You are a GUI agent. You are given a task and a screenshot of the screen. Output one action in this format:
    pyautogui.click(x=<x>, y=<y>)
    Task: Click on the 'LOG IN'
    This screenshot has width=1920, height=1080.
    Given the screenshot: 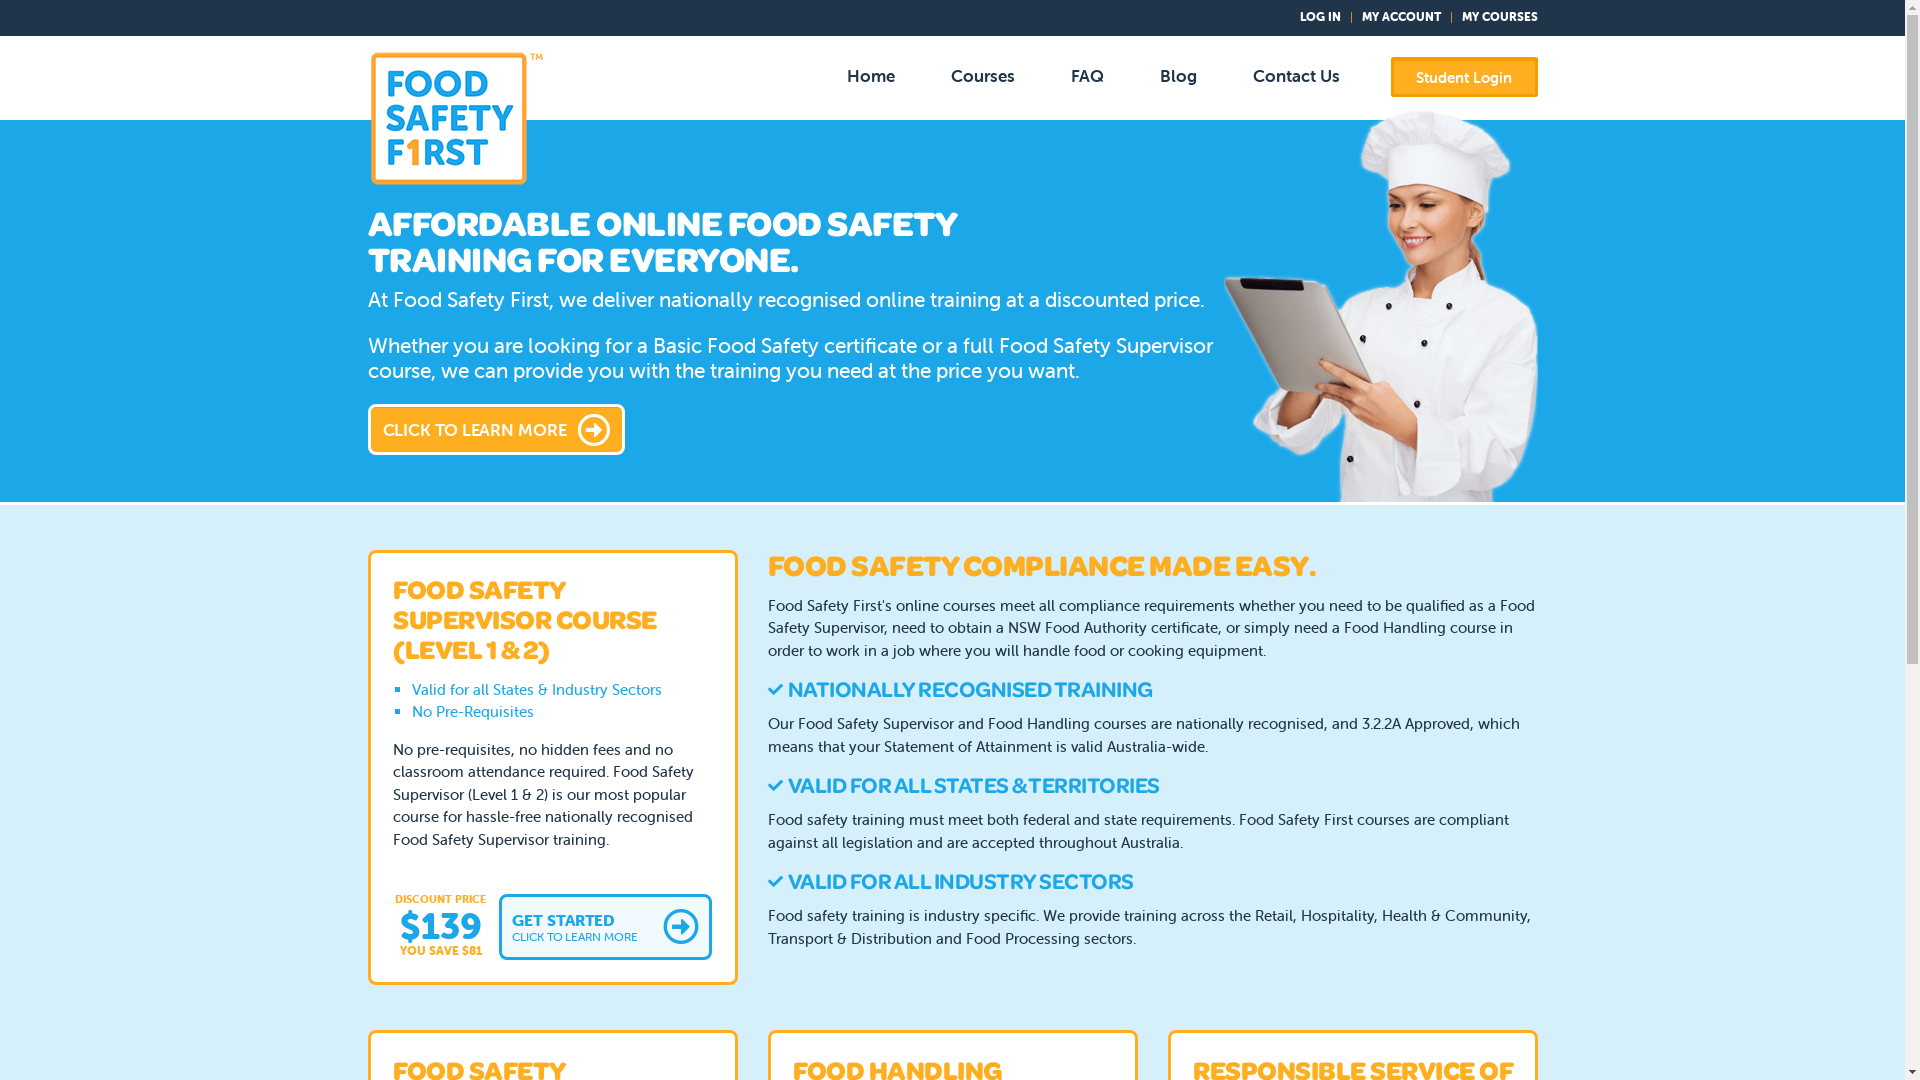 What is the action you would take?
    pyautogui.click(x=1320, y=16)
    